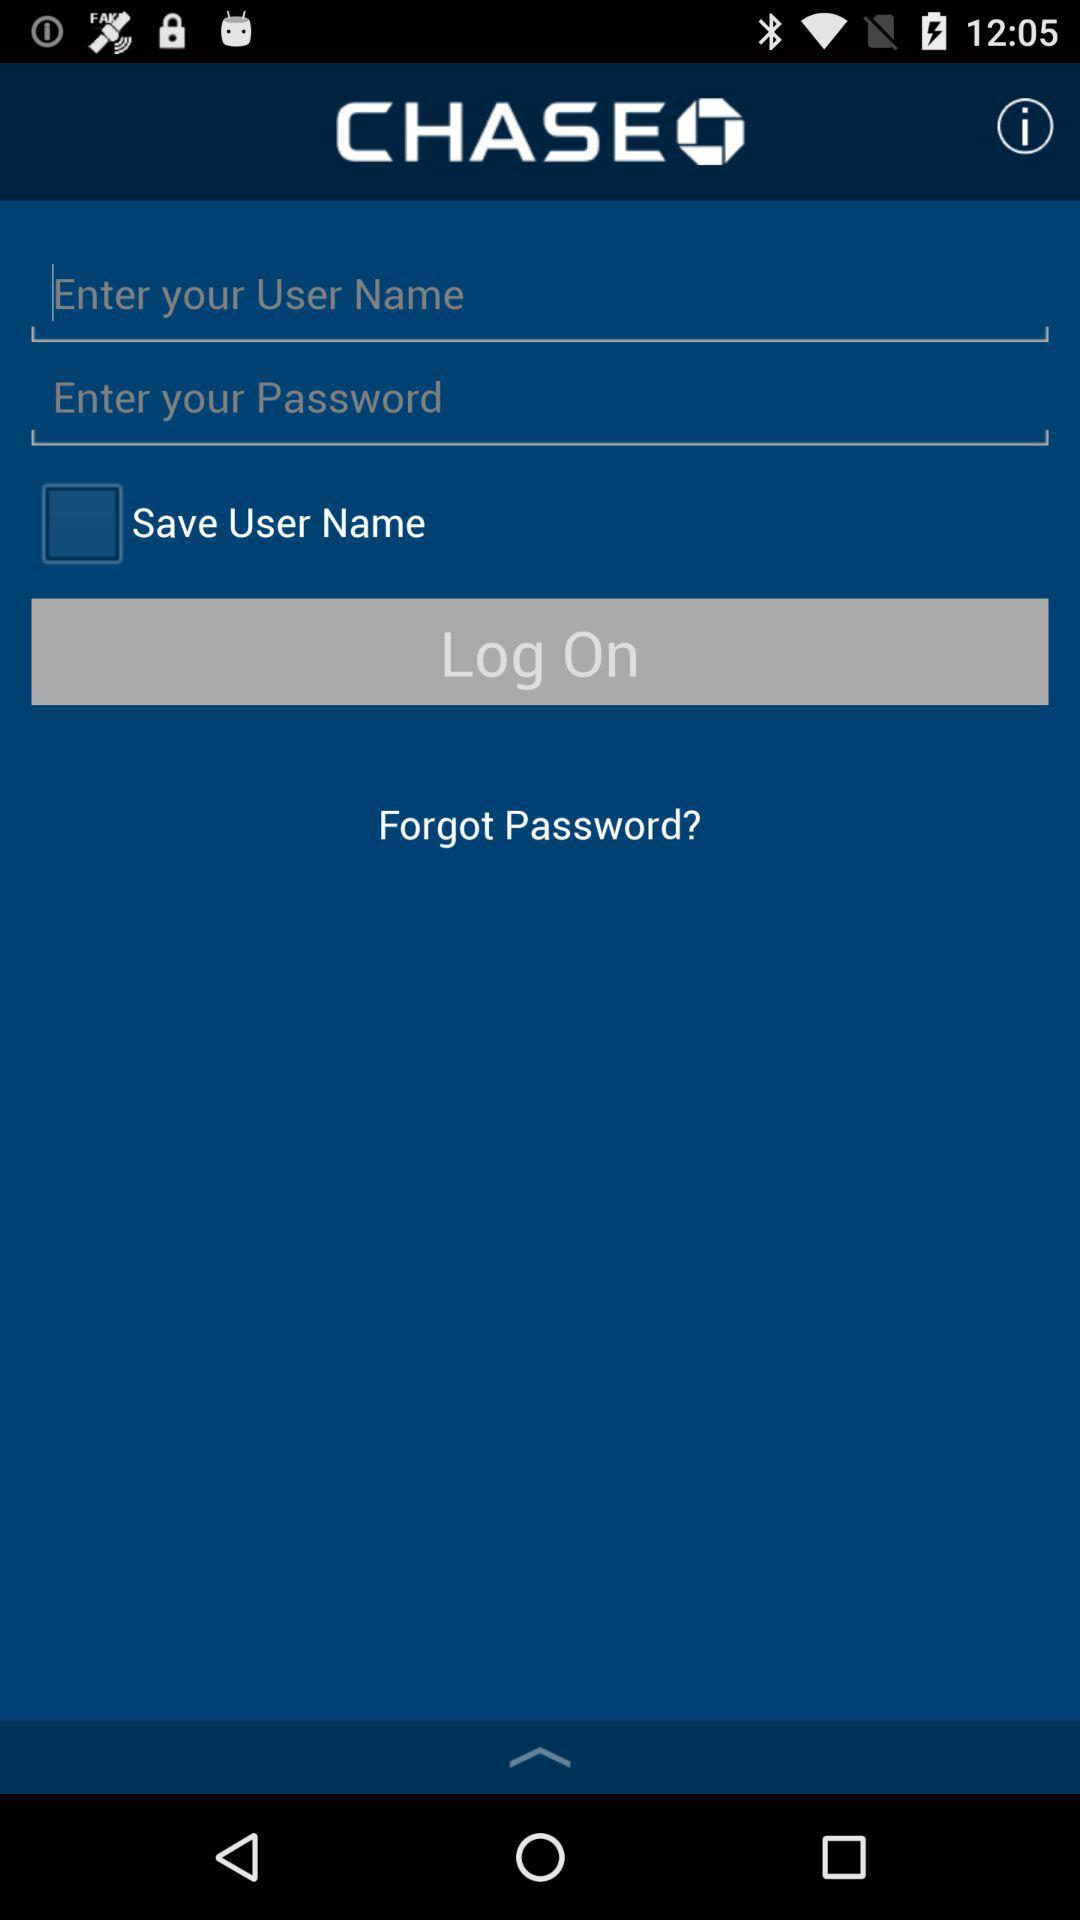  What do you see at coordinates (540, 291) in the screenshot?
I see `username` at bounding box center [540, 291].